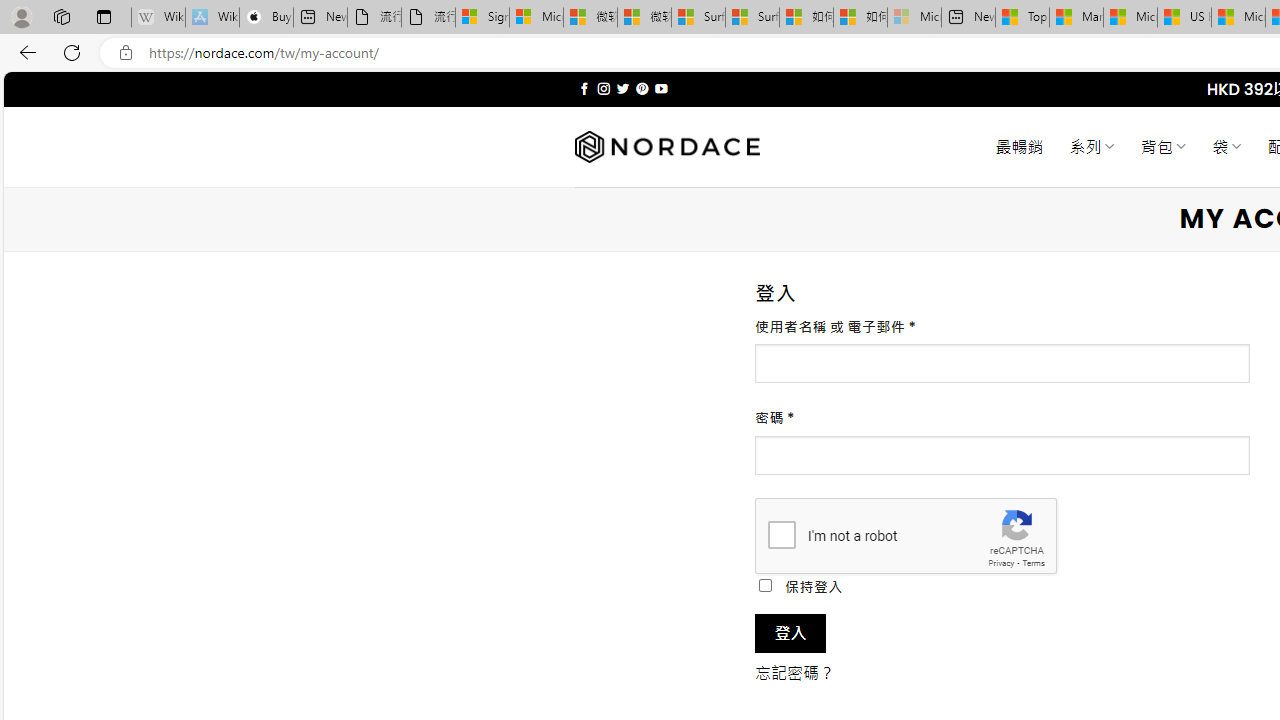 The image size is (1280, 720). I want to click on 'Follow on Instagram', so click(602, 88).